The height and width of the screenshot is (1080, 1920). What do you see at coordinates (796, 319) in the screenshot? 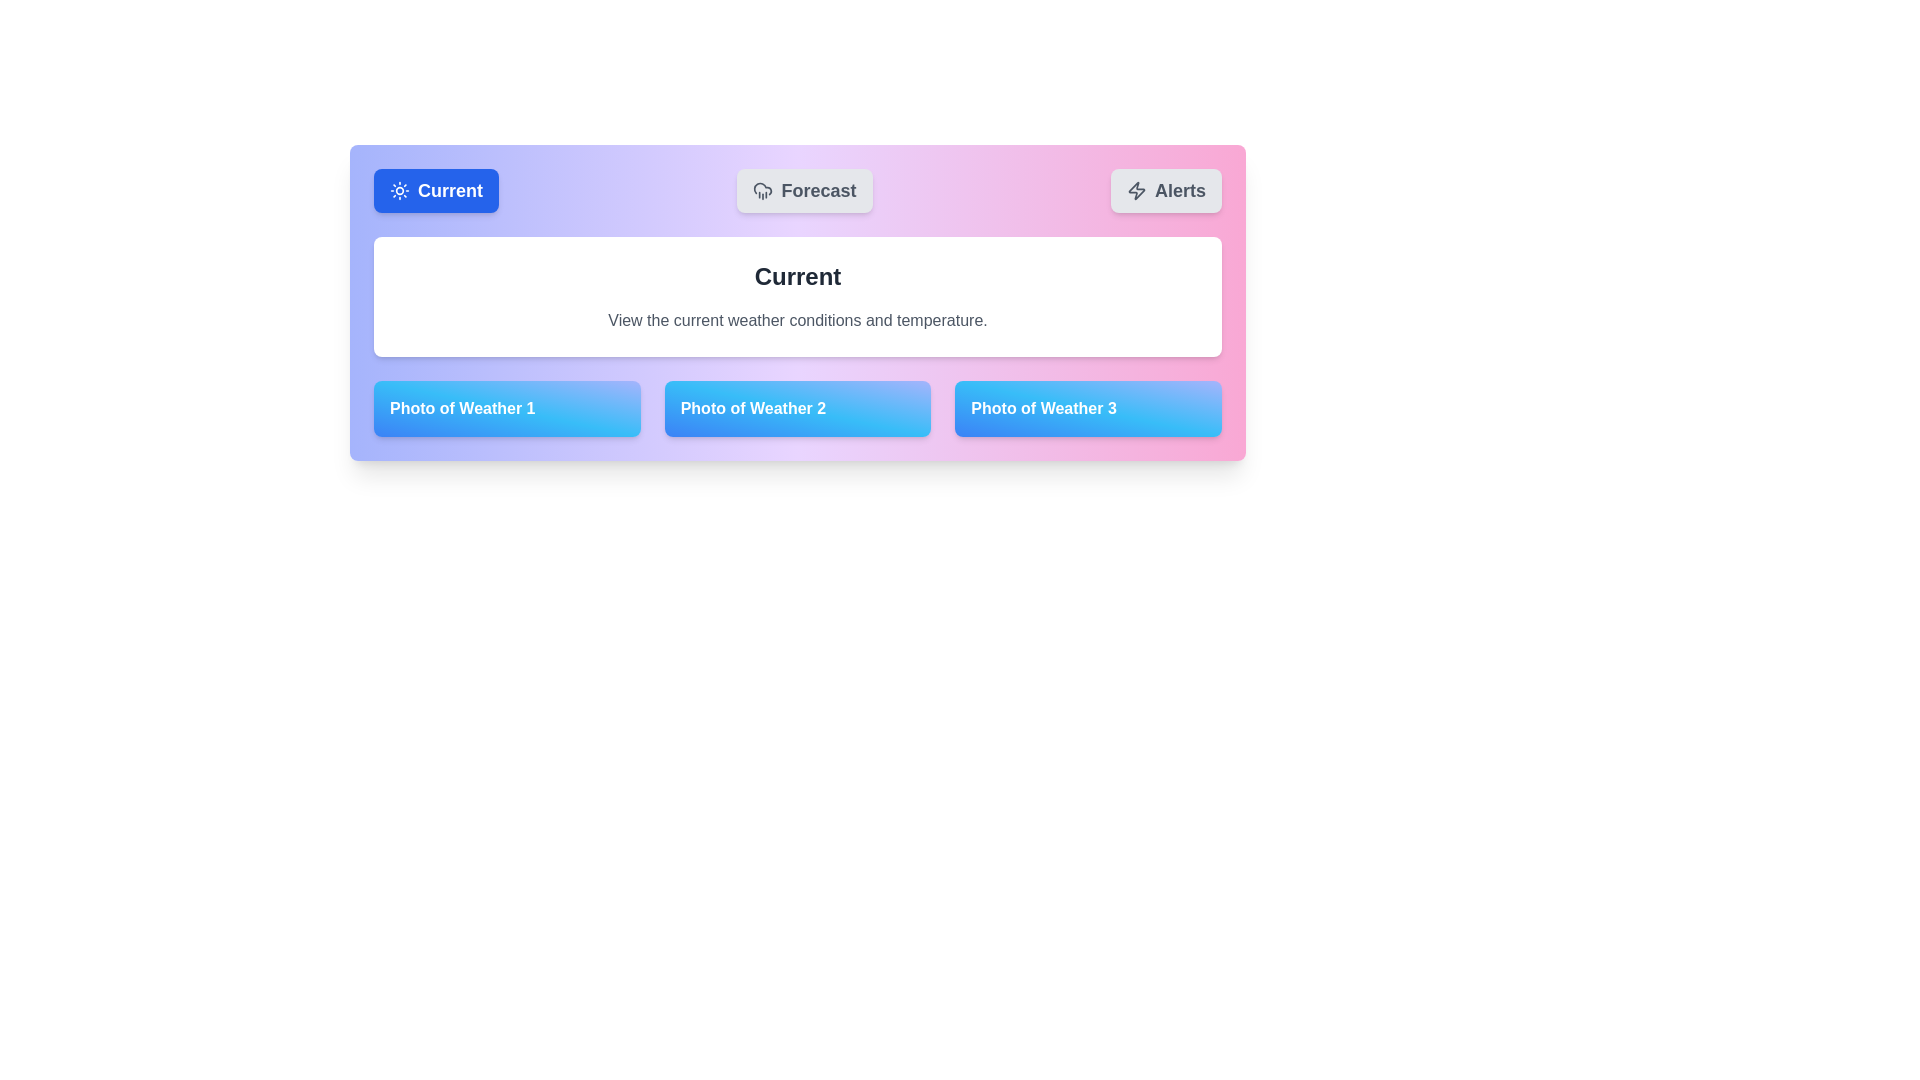
I see `the text label displaying 'View the current weather conditions and temperature.' which is styled in light gray and located below the header 'Current' within a white rounded rectangular card` at bounding box center [796, 319].